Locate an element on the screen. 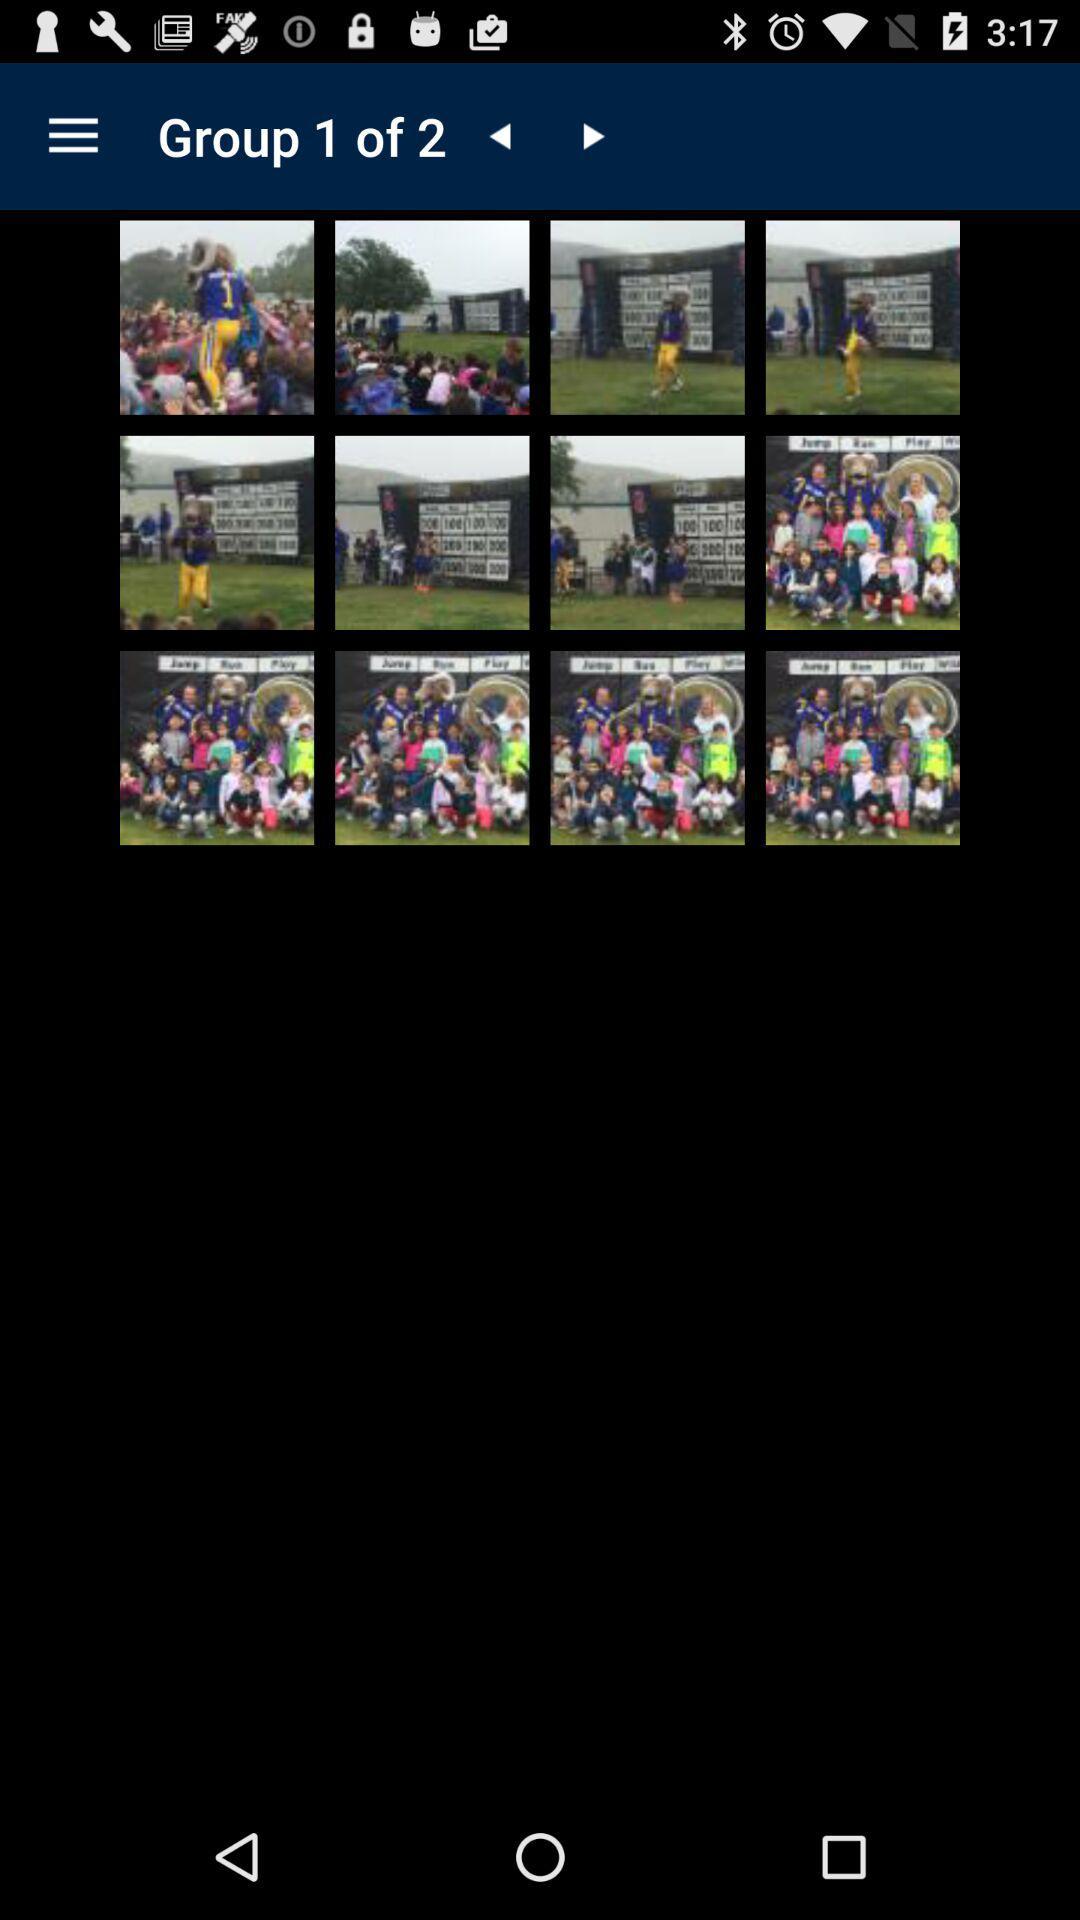 This screenshot has height=1920, width=1080. expand picture is located at coordinates (217, 747).